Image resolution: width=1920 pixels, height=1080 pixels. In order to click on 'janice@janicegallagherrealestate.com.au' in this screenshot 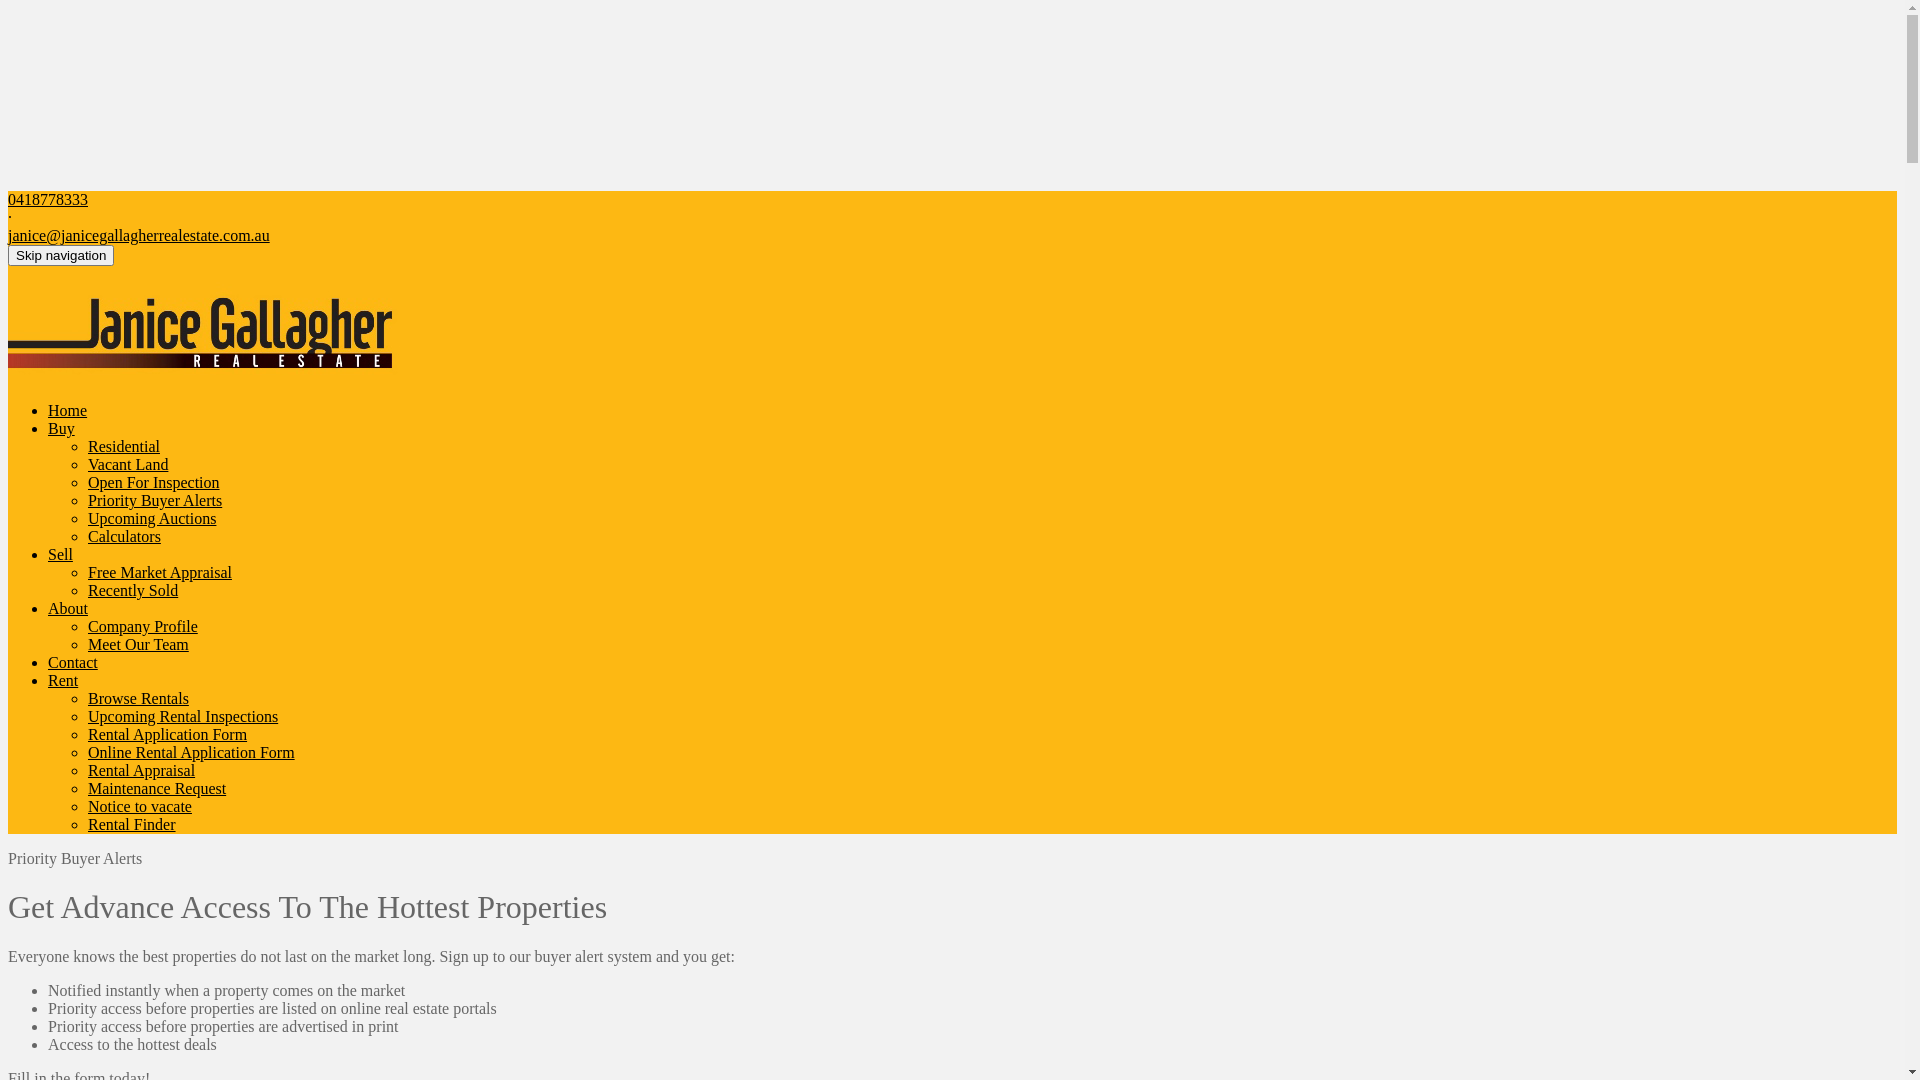, I will do `click(8, 234)`.